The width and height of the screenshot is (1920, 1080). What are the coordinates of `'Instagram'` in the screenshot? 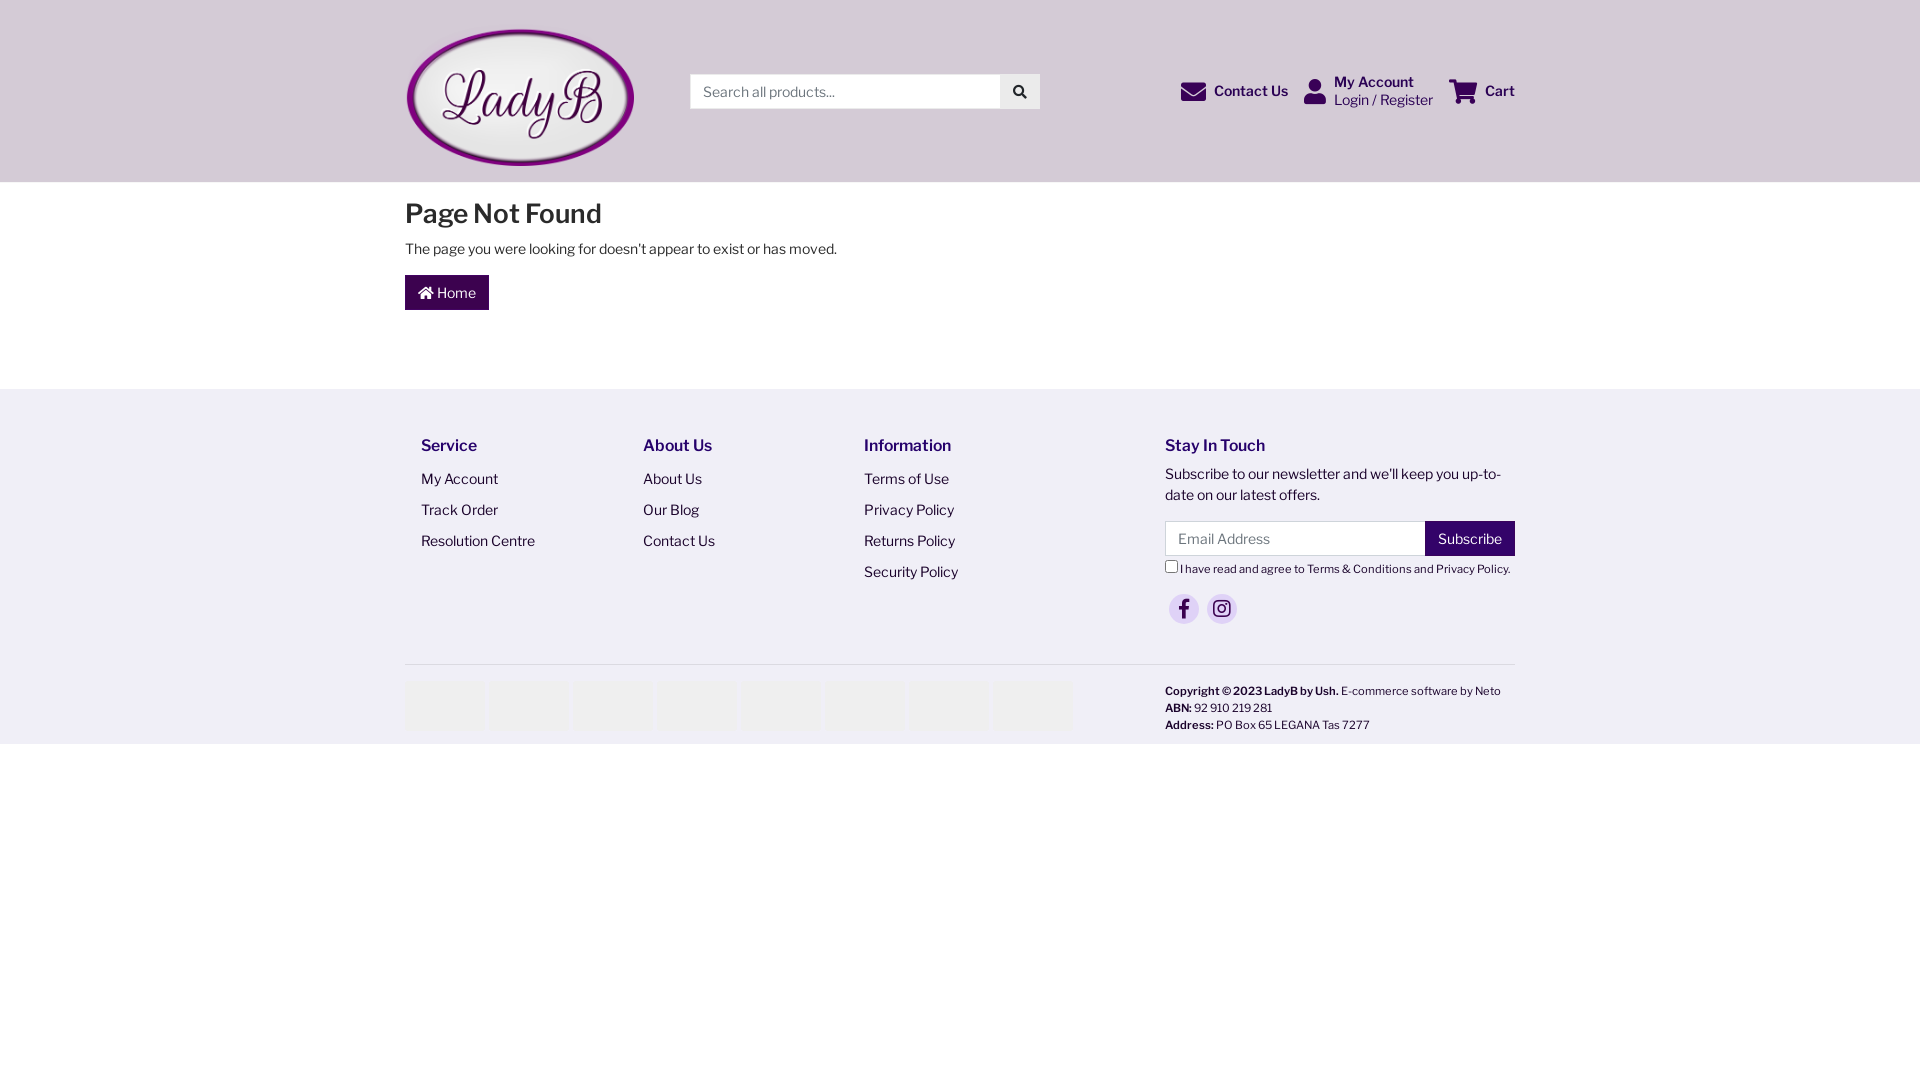 It's located at (1221, 608).